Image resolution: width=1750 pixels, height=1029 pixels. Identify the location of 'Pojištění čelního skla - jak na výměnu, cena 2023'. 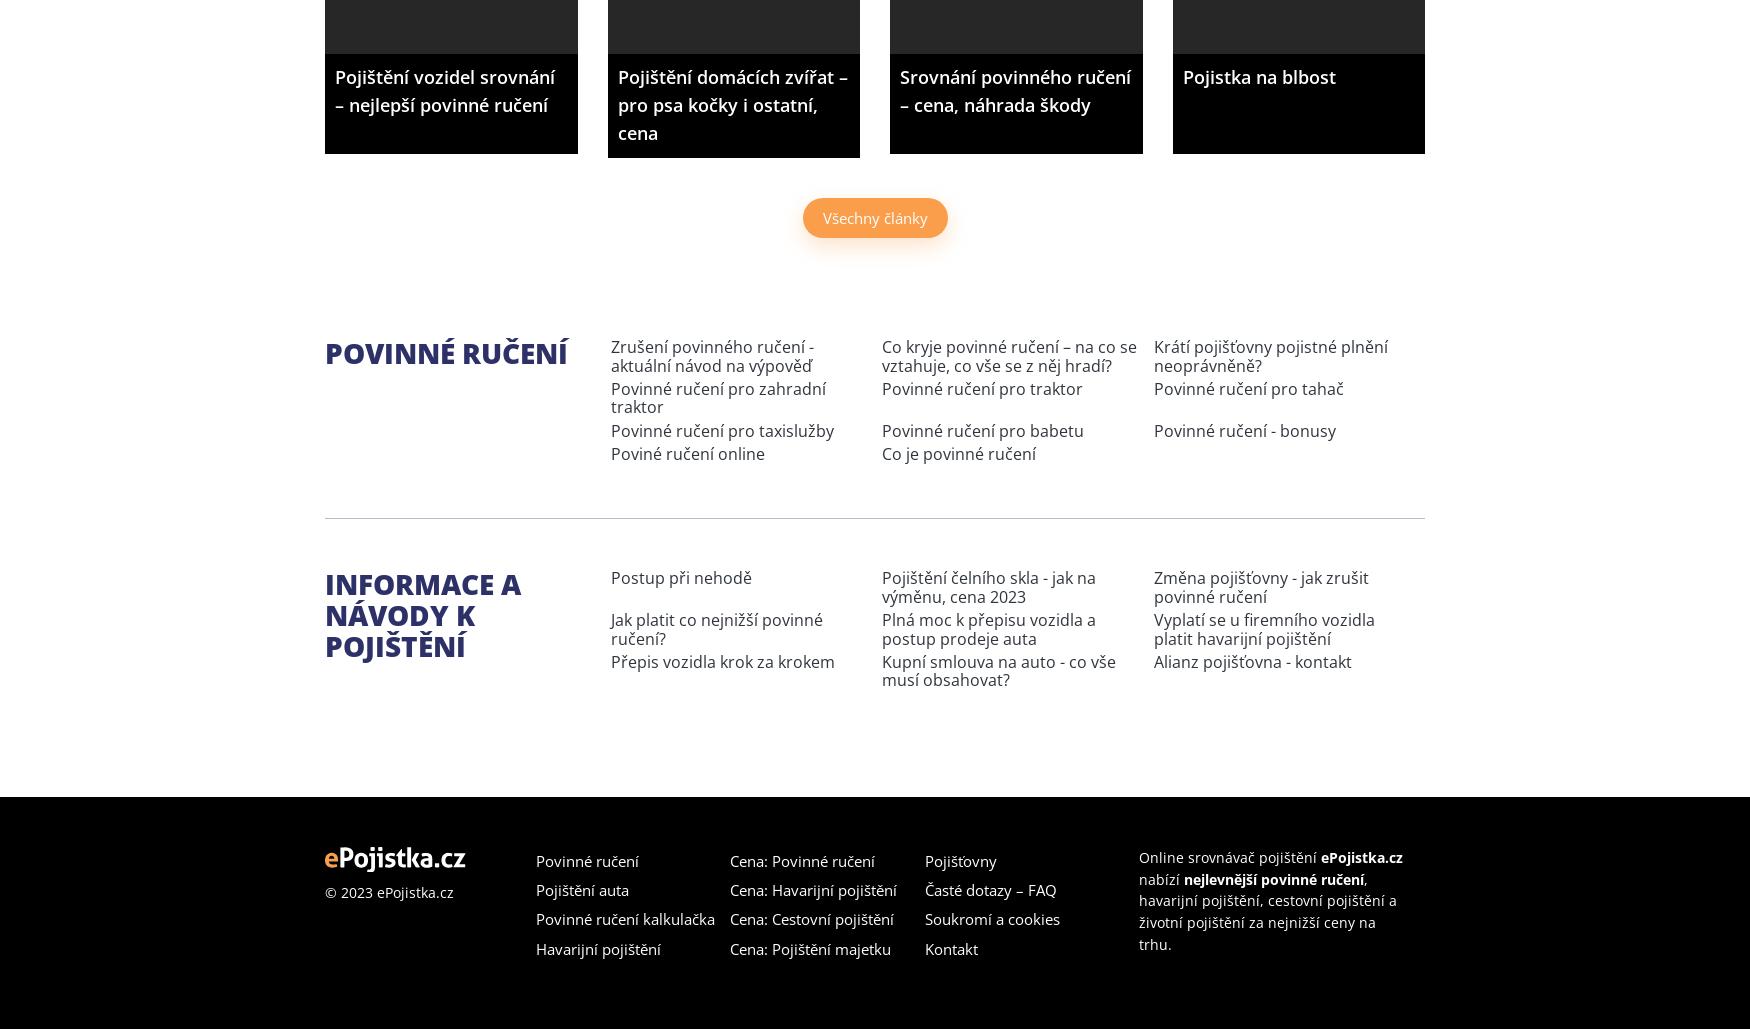
(988, 586).